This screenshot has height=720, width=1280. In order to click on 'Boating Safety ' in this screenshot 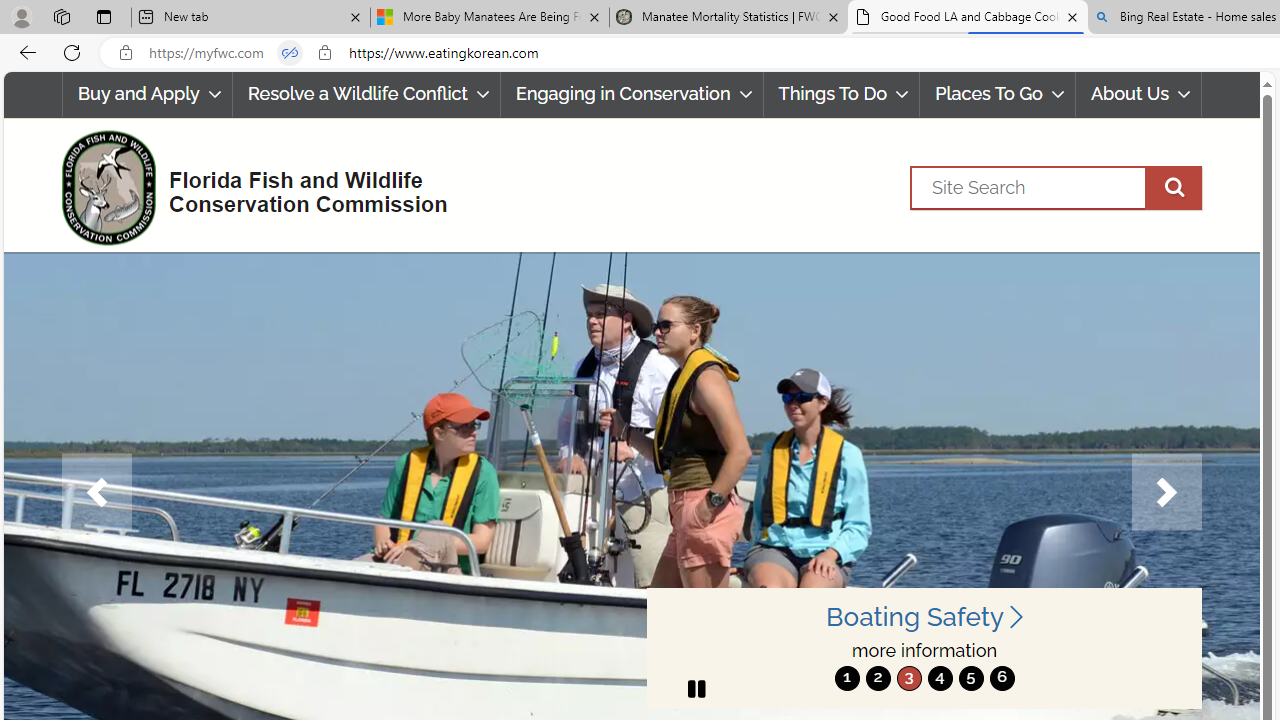, I will do `click(923, 616)`.